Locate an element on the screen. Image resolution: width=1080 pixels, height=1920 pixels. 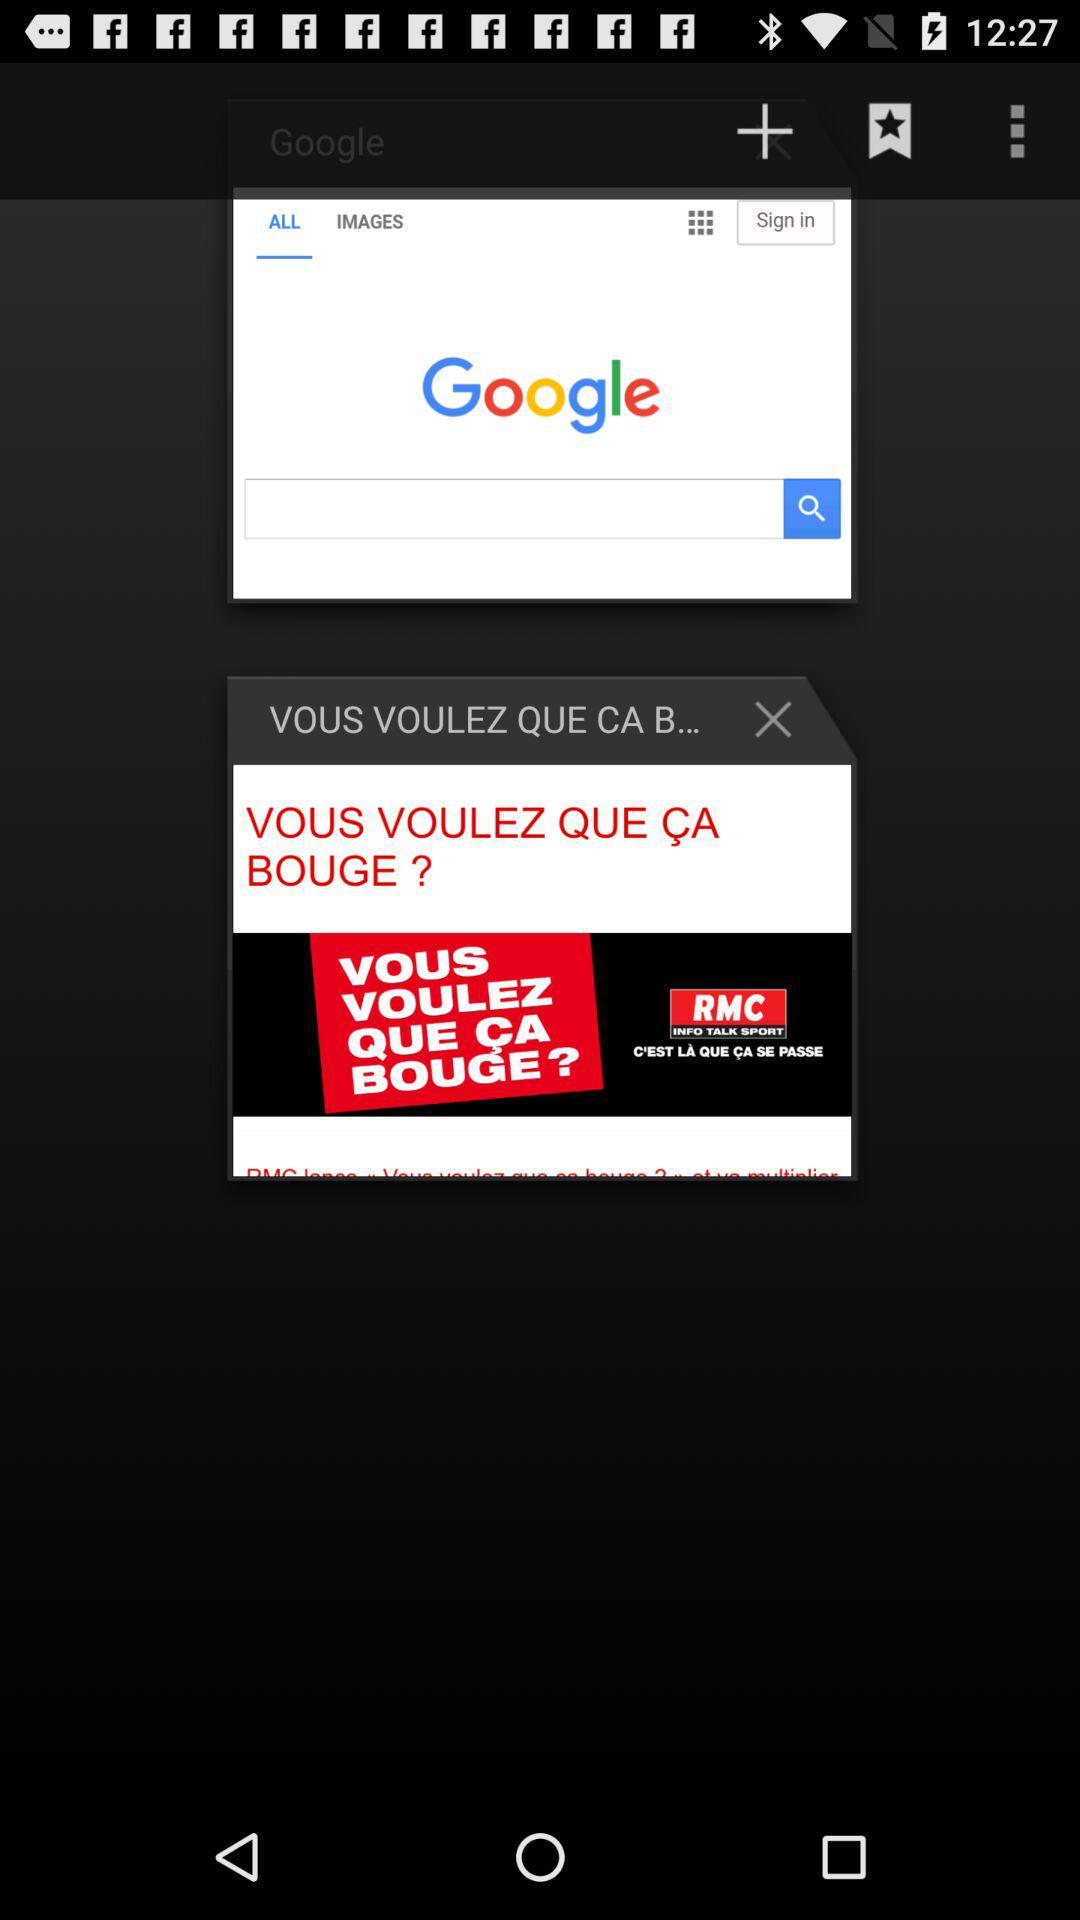
the bookmark icon is located at coordinates (890, 139).